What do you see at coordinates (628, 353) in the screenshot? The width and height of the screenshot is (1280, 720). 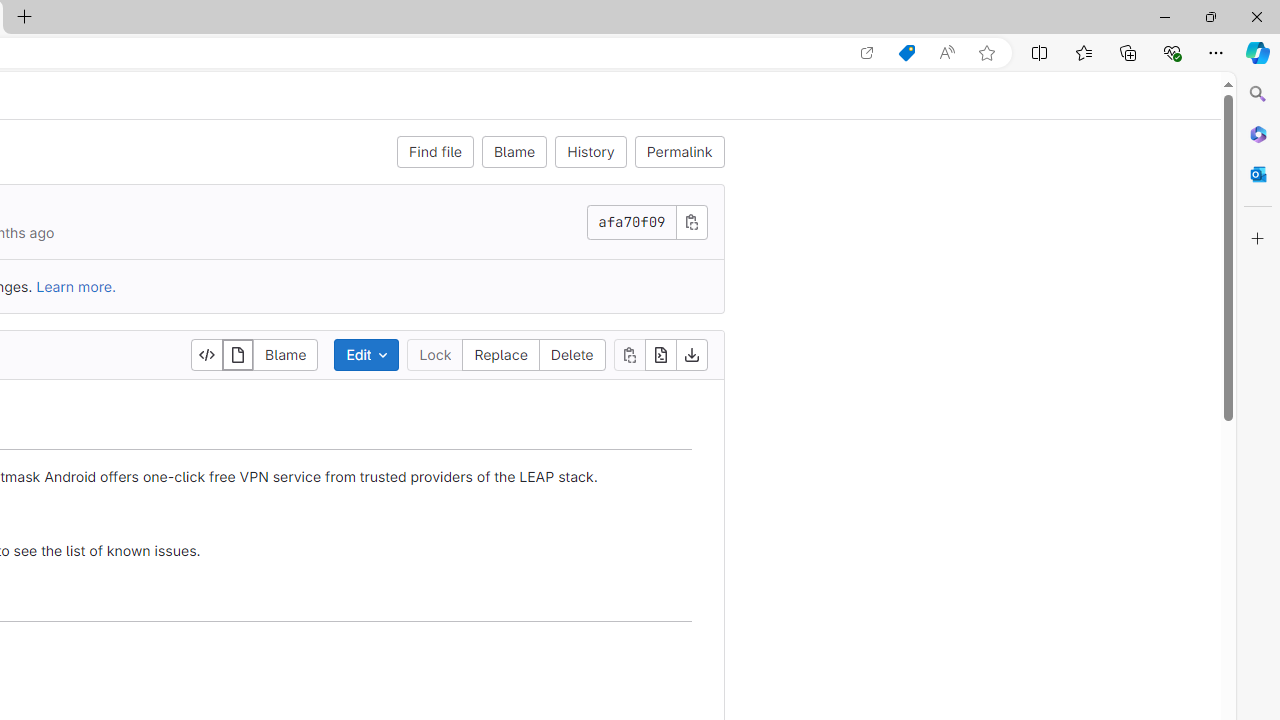 I see `'Copy file contents'` at bounding box center [628, 353].